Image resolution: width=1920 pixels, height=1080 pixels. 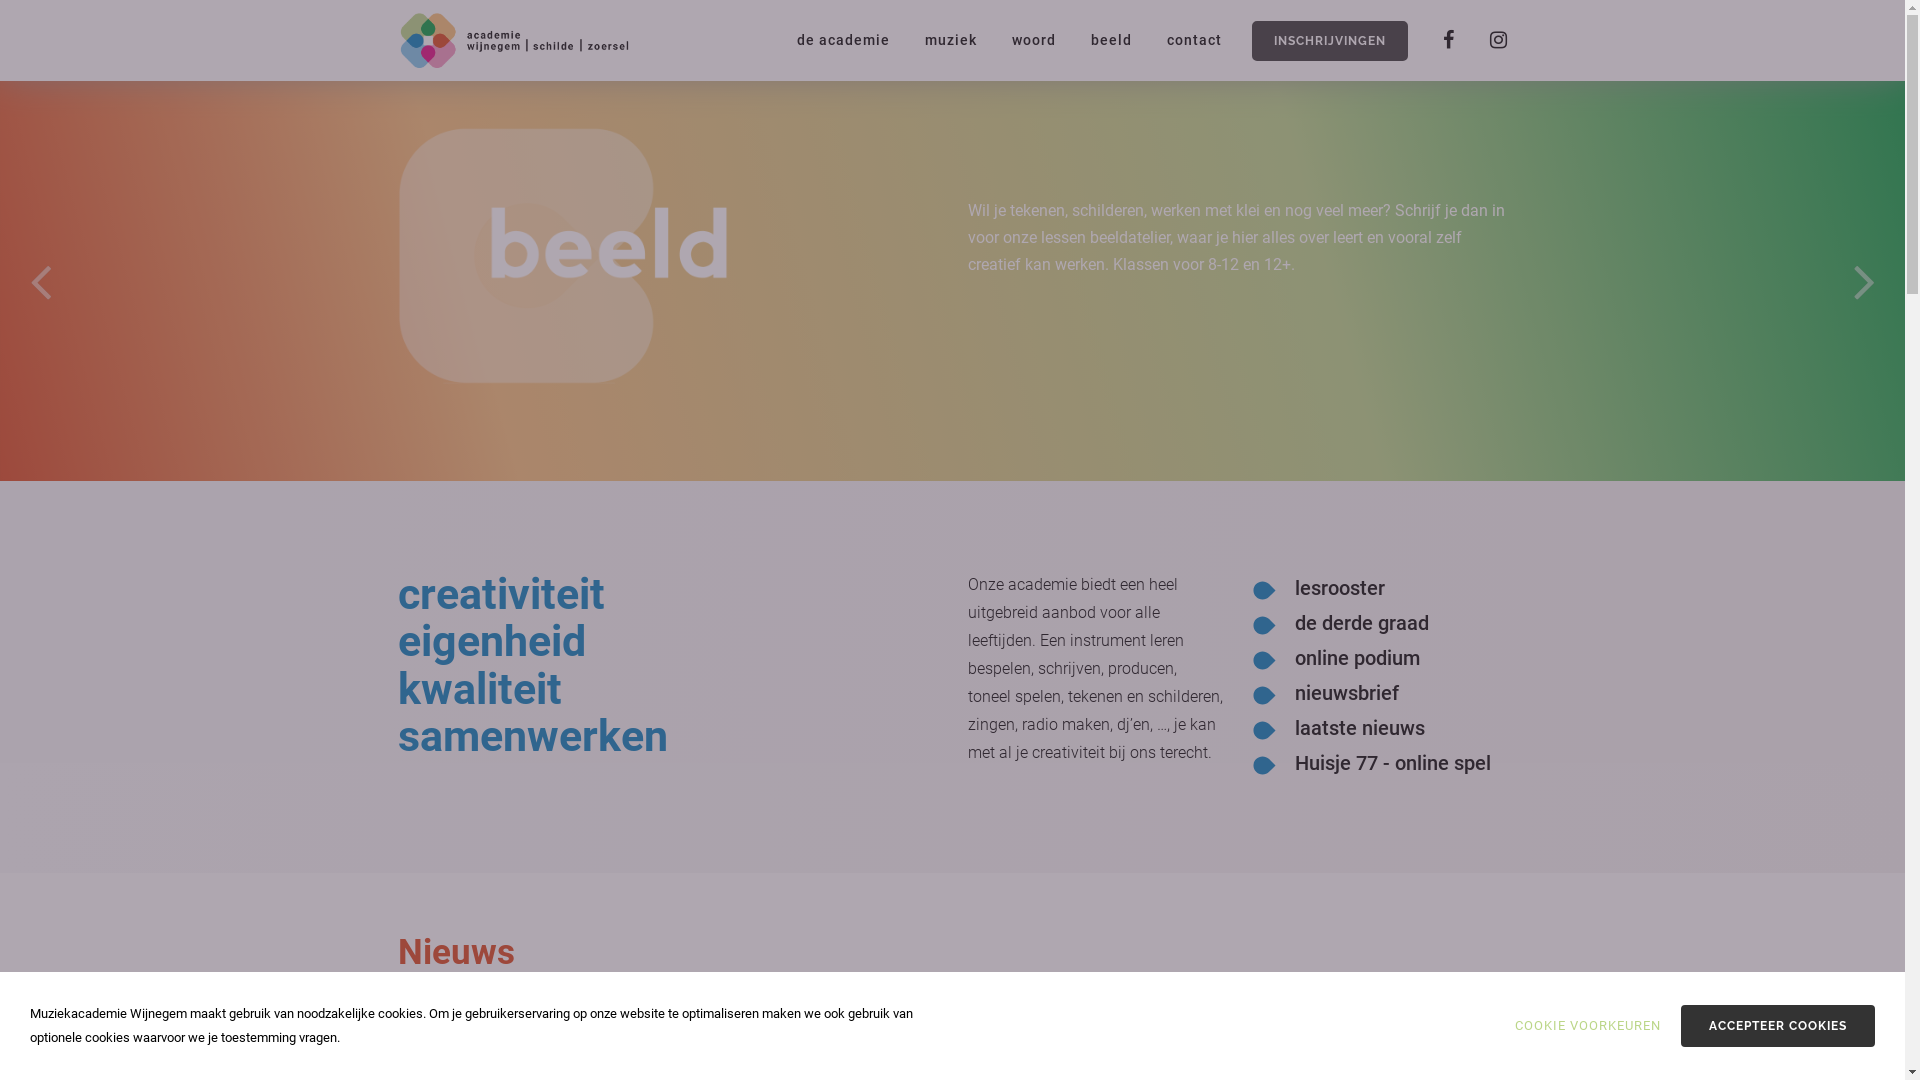 I want to click on 'lesrooster', so click(x=1339, y=586).